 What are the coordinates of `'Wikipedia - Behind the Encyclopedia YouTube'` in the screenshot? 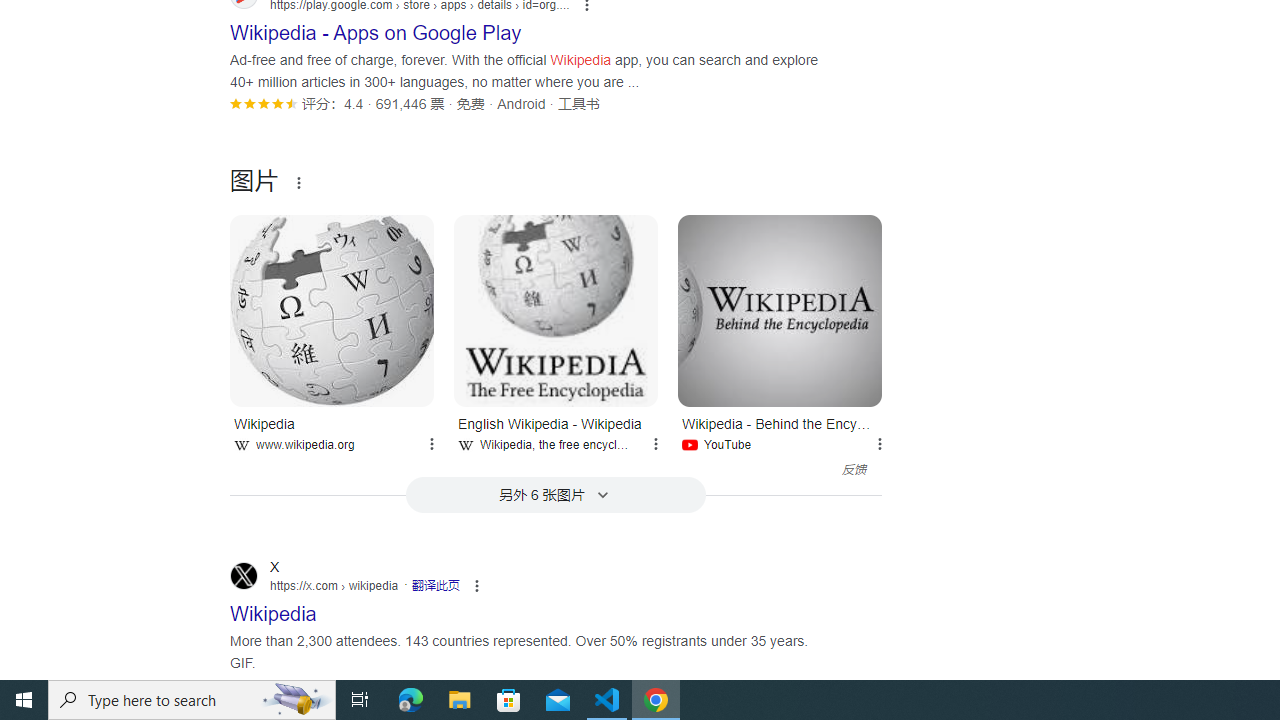 It's located at (779, 430).